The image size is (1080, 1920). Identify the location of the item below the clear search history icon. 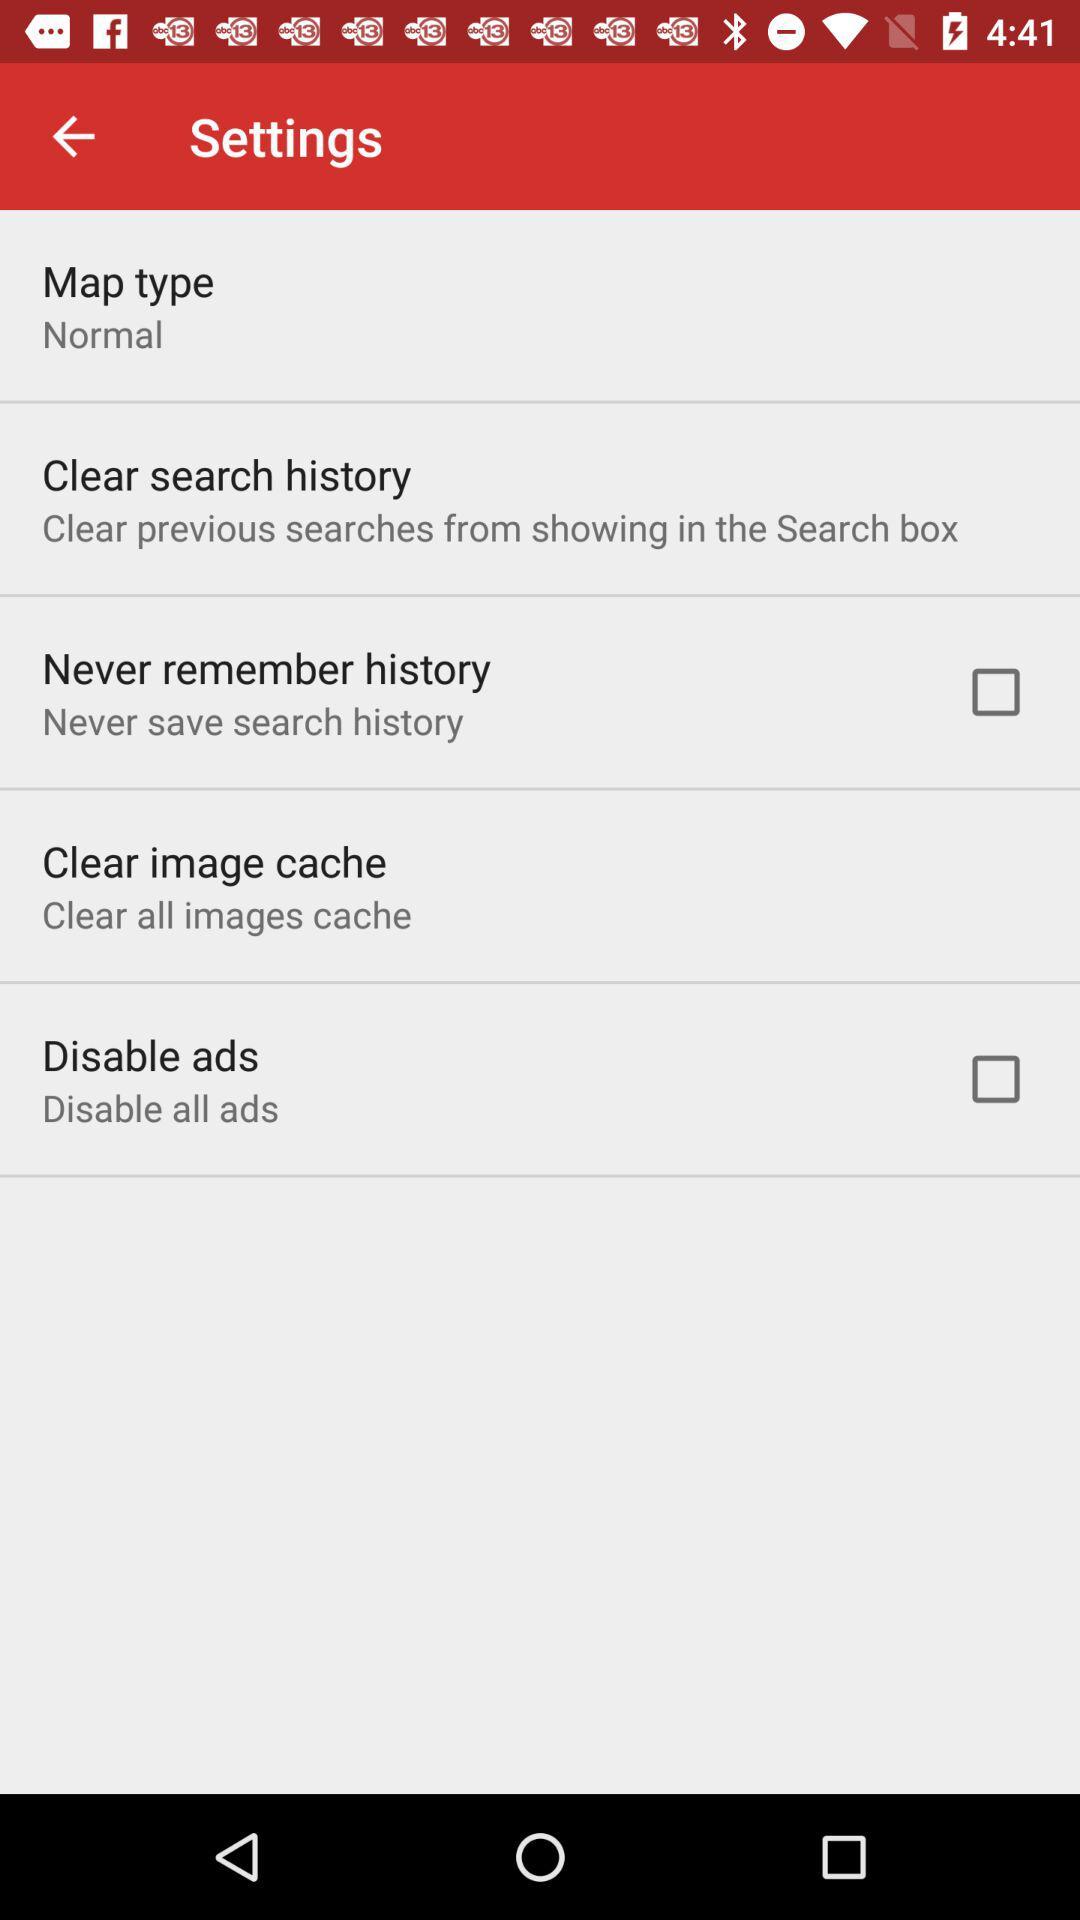
(499, 527).